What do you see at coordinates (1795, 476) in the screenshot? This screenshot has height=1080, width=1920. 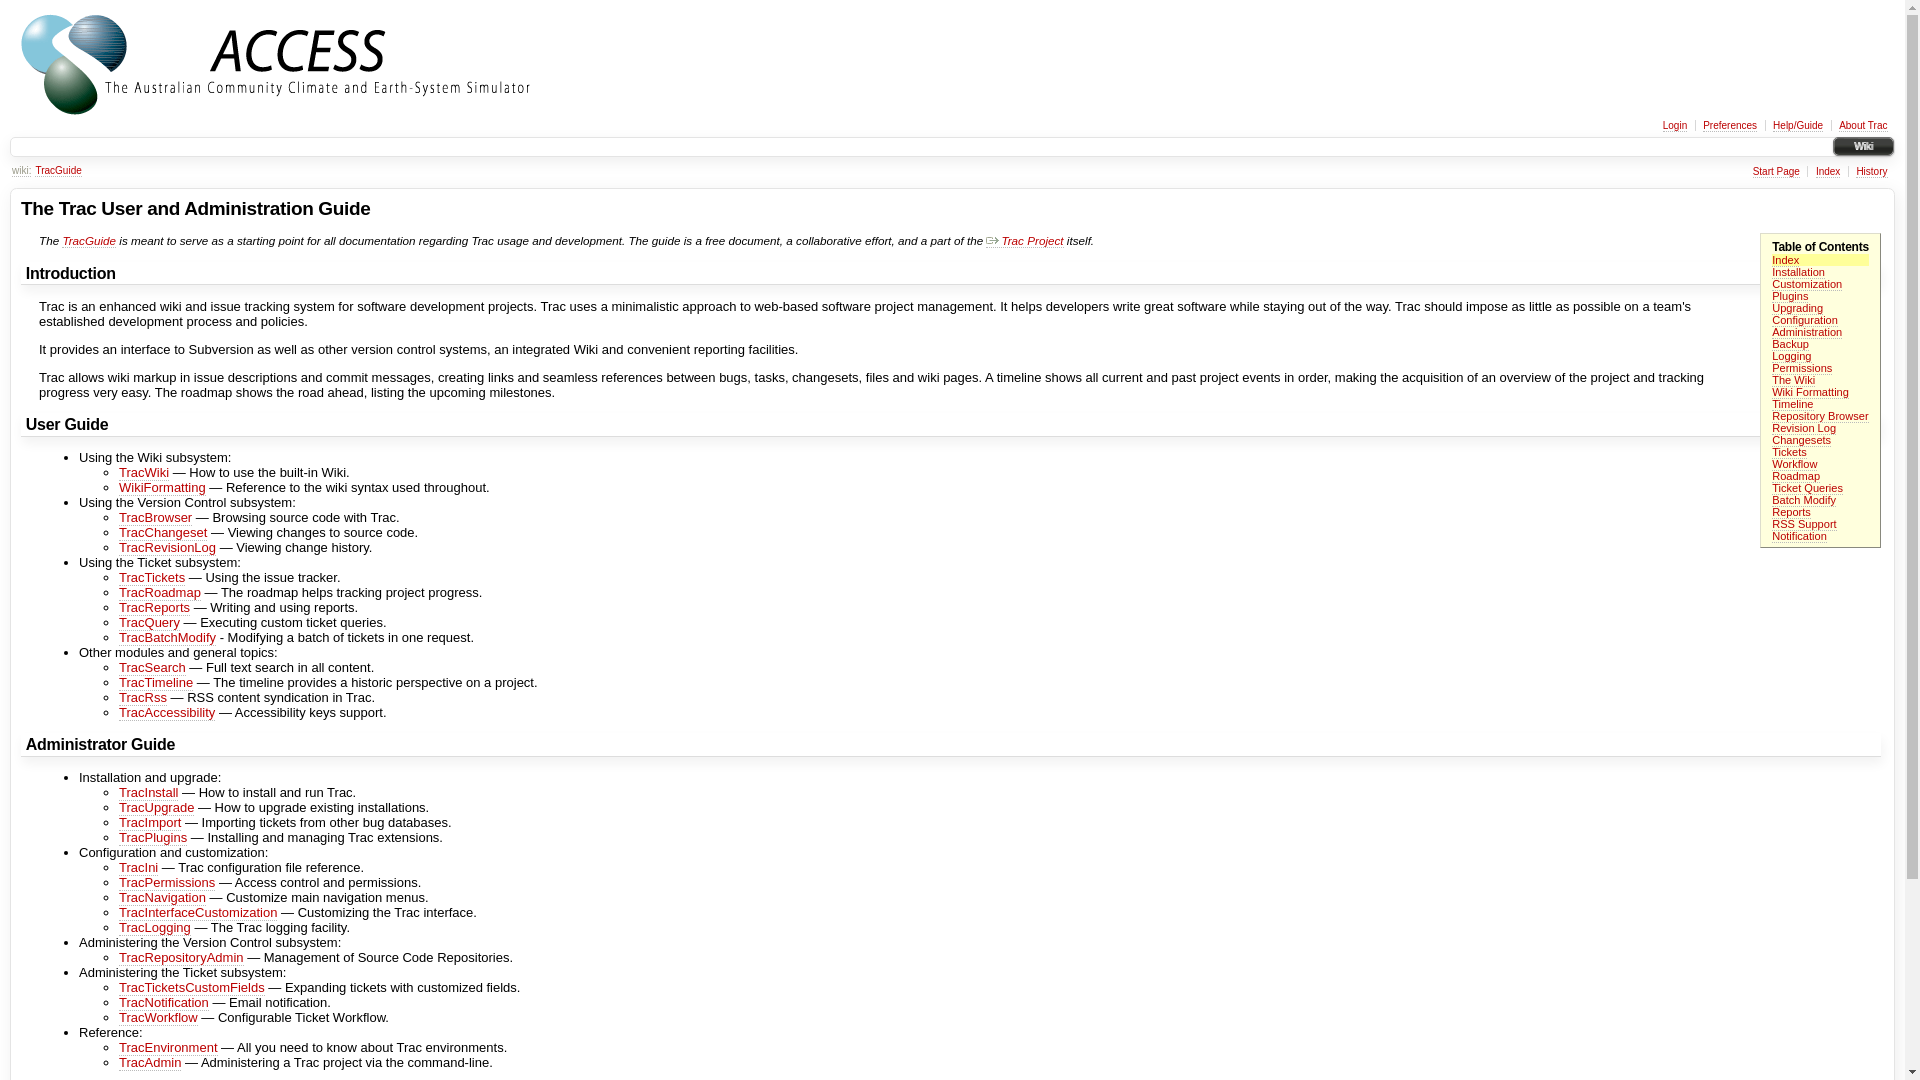 I see `'Roadmap'` at bounding box center [1795, 476].